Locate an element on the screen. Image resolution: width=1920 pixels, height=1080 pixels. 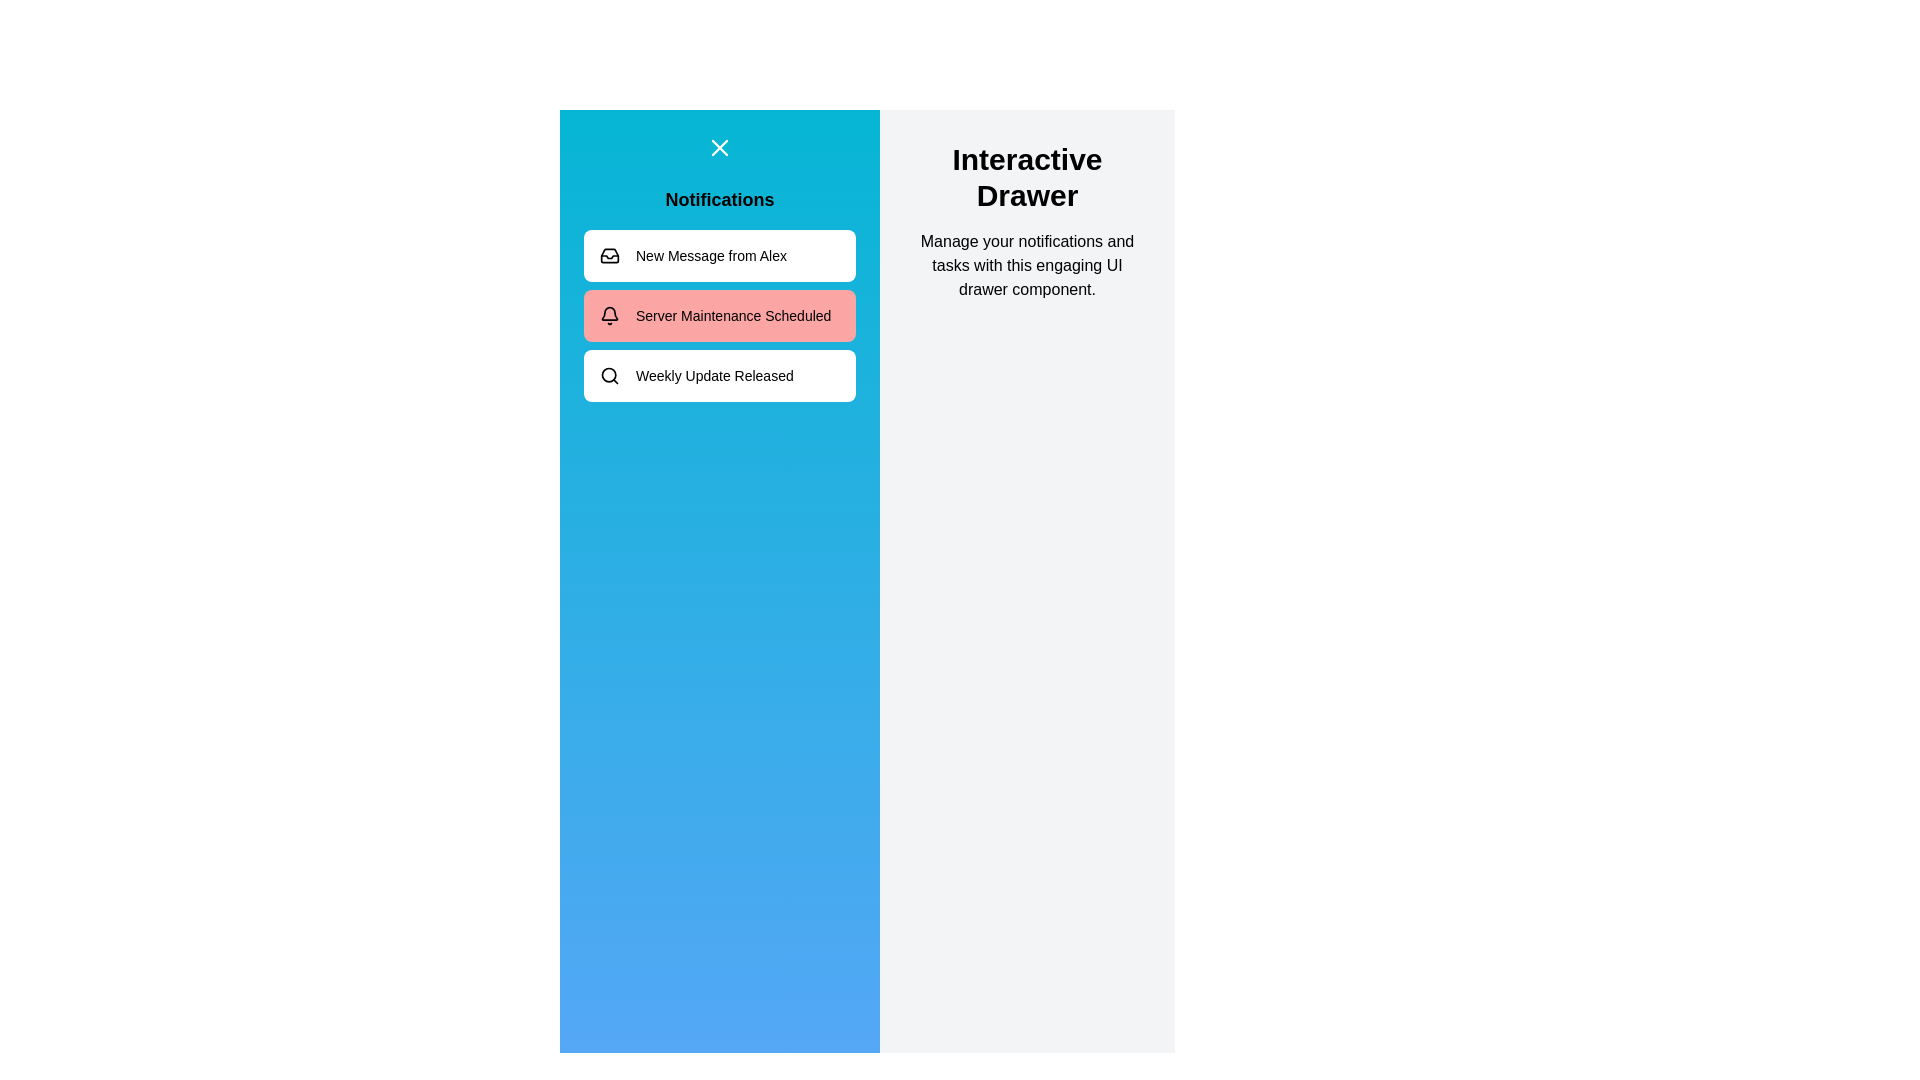
the notification labeled 'Server Maintenance Scheduled' is located at coordinates (720, 315).